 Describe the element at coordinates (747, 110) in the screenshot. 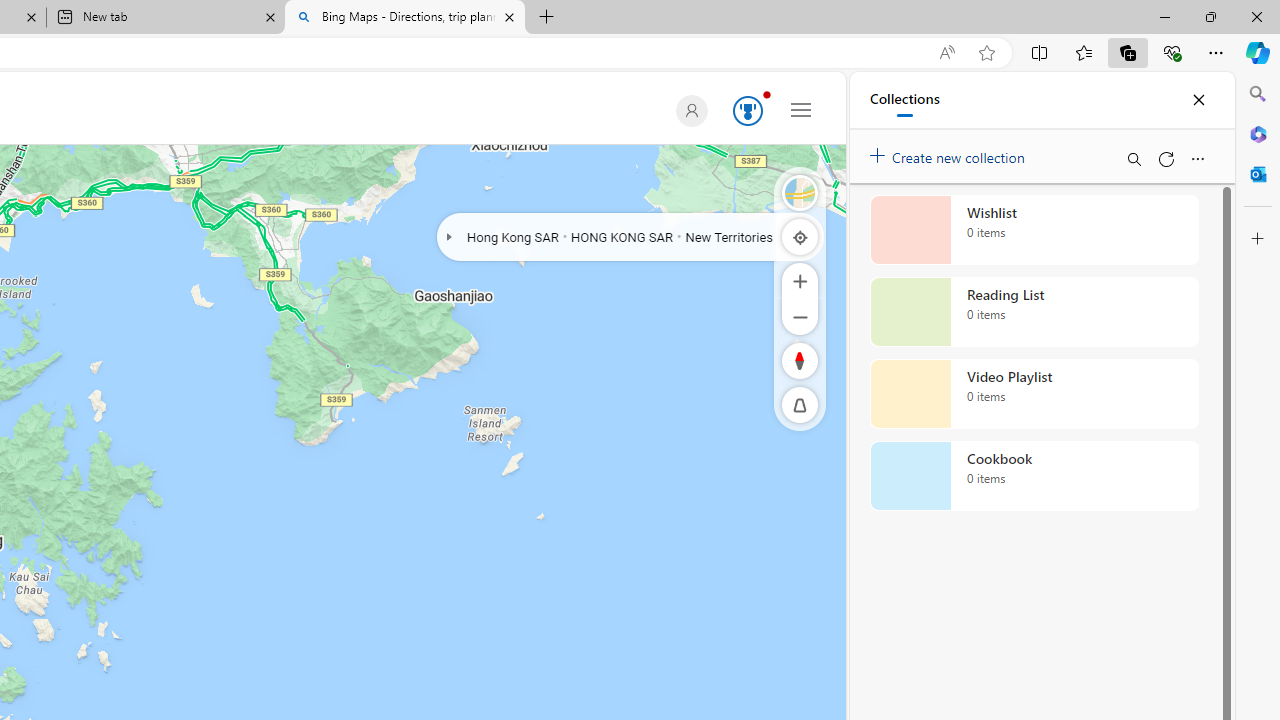

I see `'AutomationID: serp_medal_svg'` at that location.